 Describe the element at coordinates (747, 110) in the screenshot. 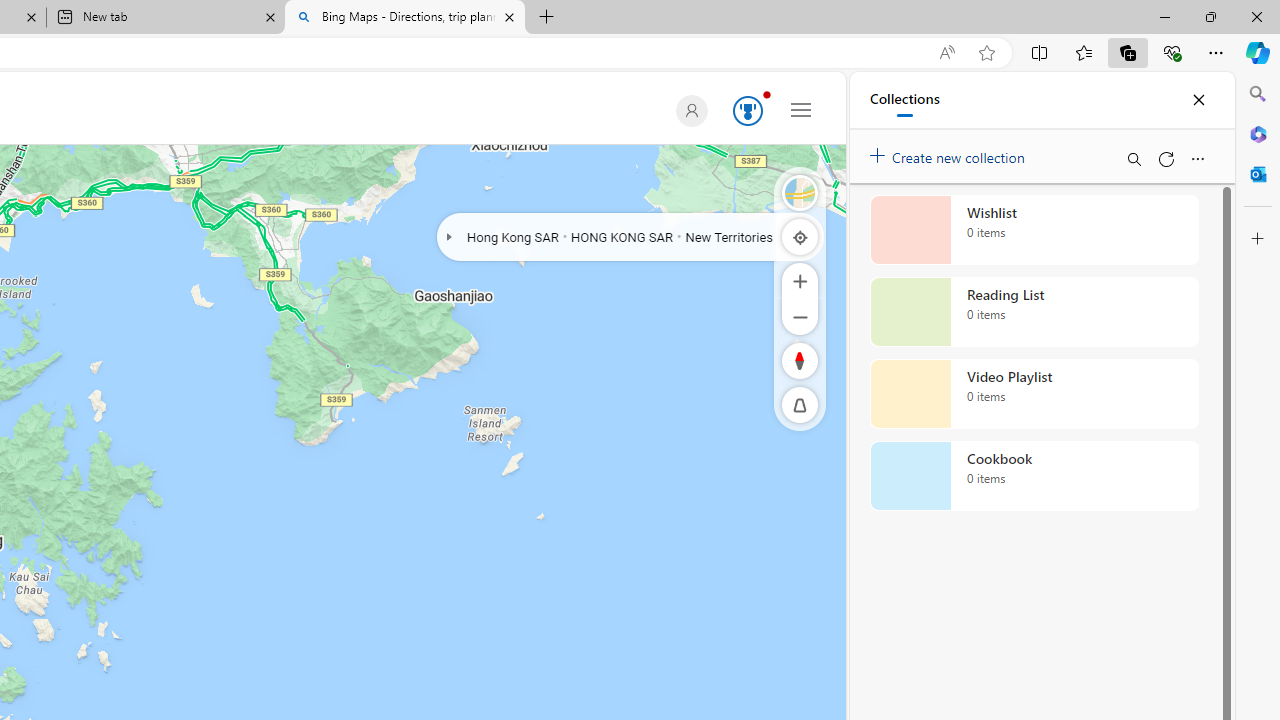

I see `'AutomationID: serp_medal_svg'` at that location.